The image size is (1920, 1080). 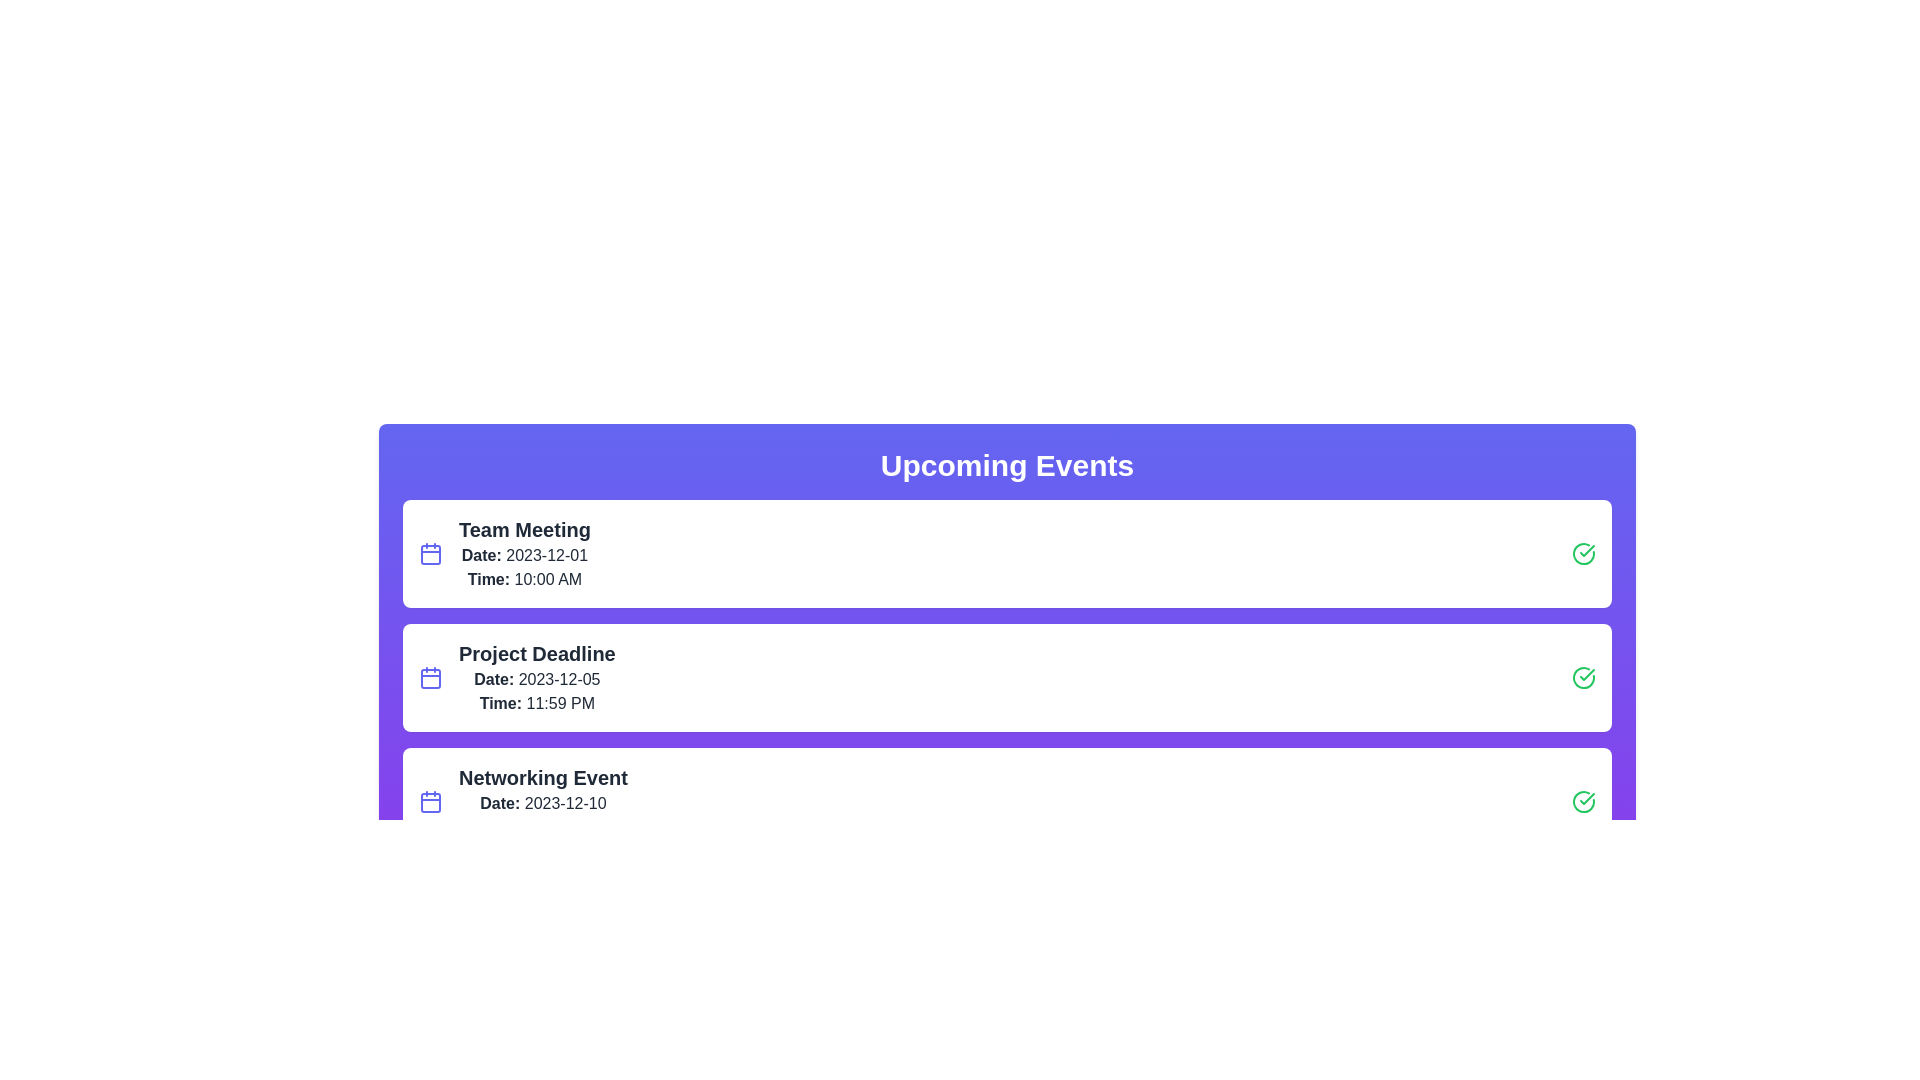 What do you see at coordinates (537, 703) in the screenshot?
I see `the Static Text Label displaying the project deadline time, positioned beneath 'Date: 2023-12-05' and aligned to the left within the 'Project Deadline' section` at bounding box center [537, 703].